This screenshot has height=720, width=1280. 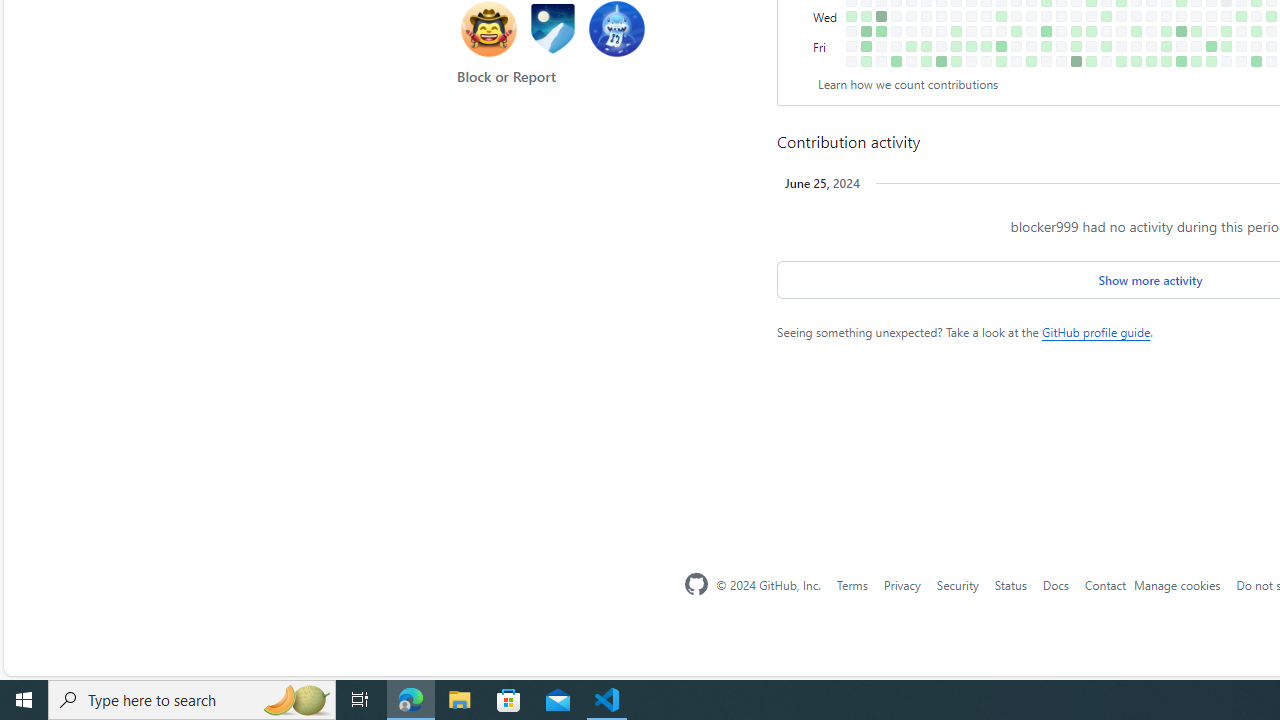 What do you see at coordinates (940, 31) in the screenshot?
I see `'No contributions on February 15th.'` at bounding box center [940, 31].